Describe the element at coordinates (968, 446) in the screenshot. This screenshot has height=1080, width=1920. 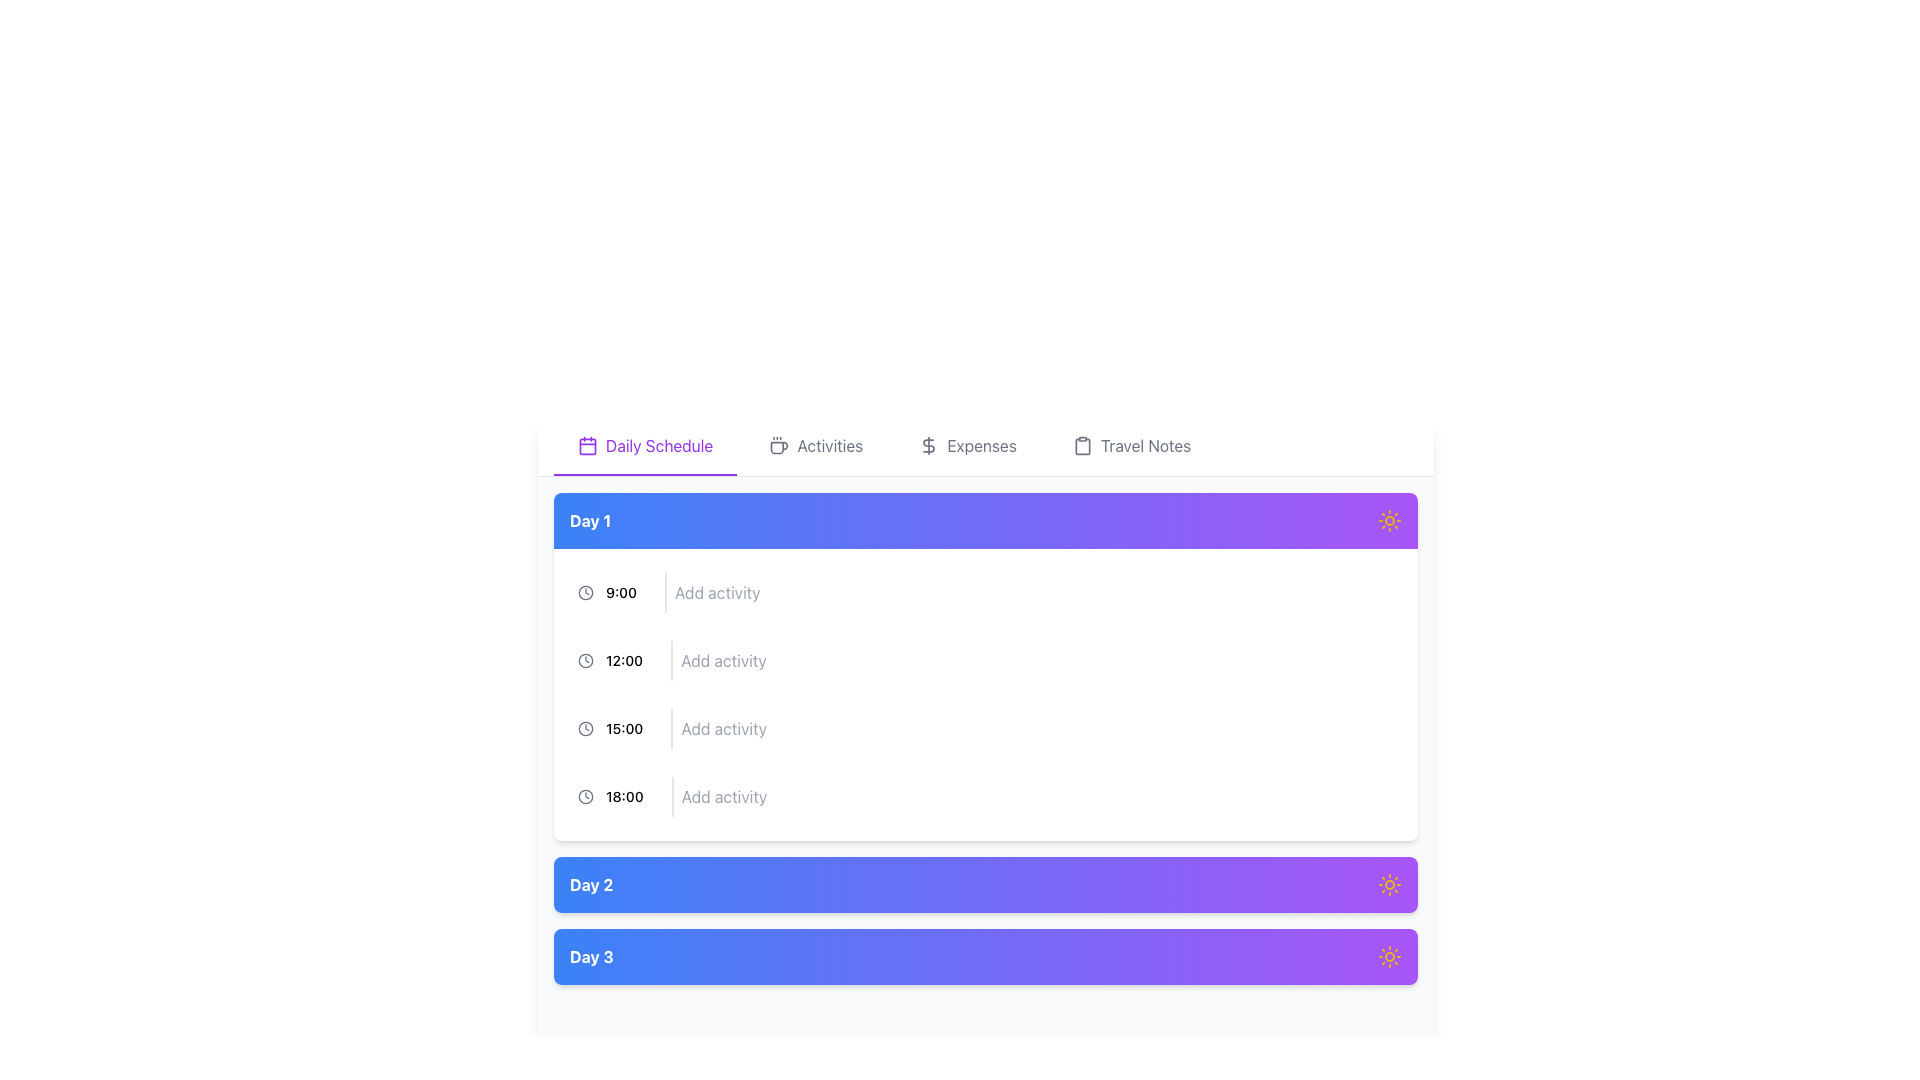
I see `the 'Expenses' button in the horizontal navigation menu` at that location.